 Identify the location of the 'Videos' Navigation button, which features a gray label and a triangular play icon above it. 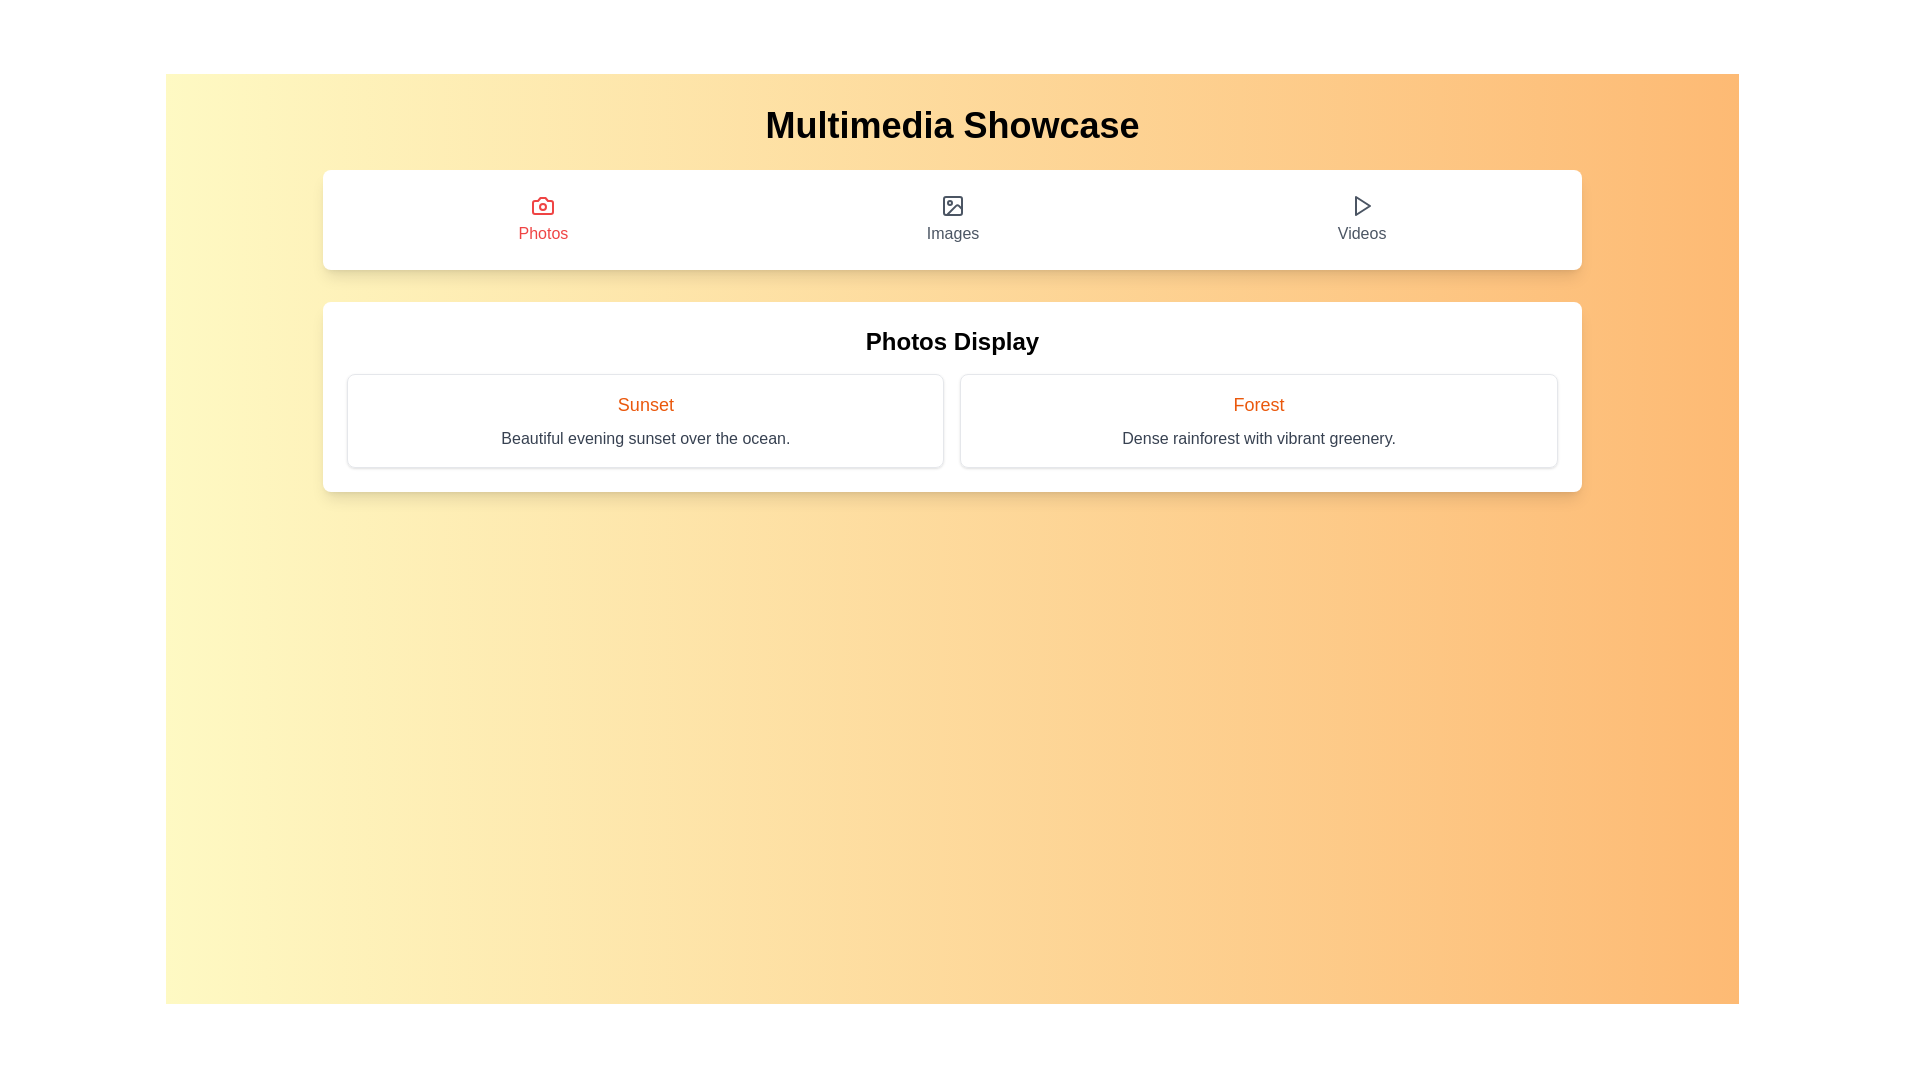
(1361, 219).